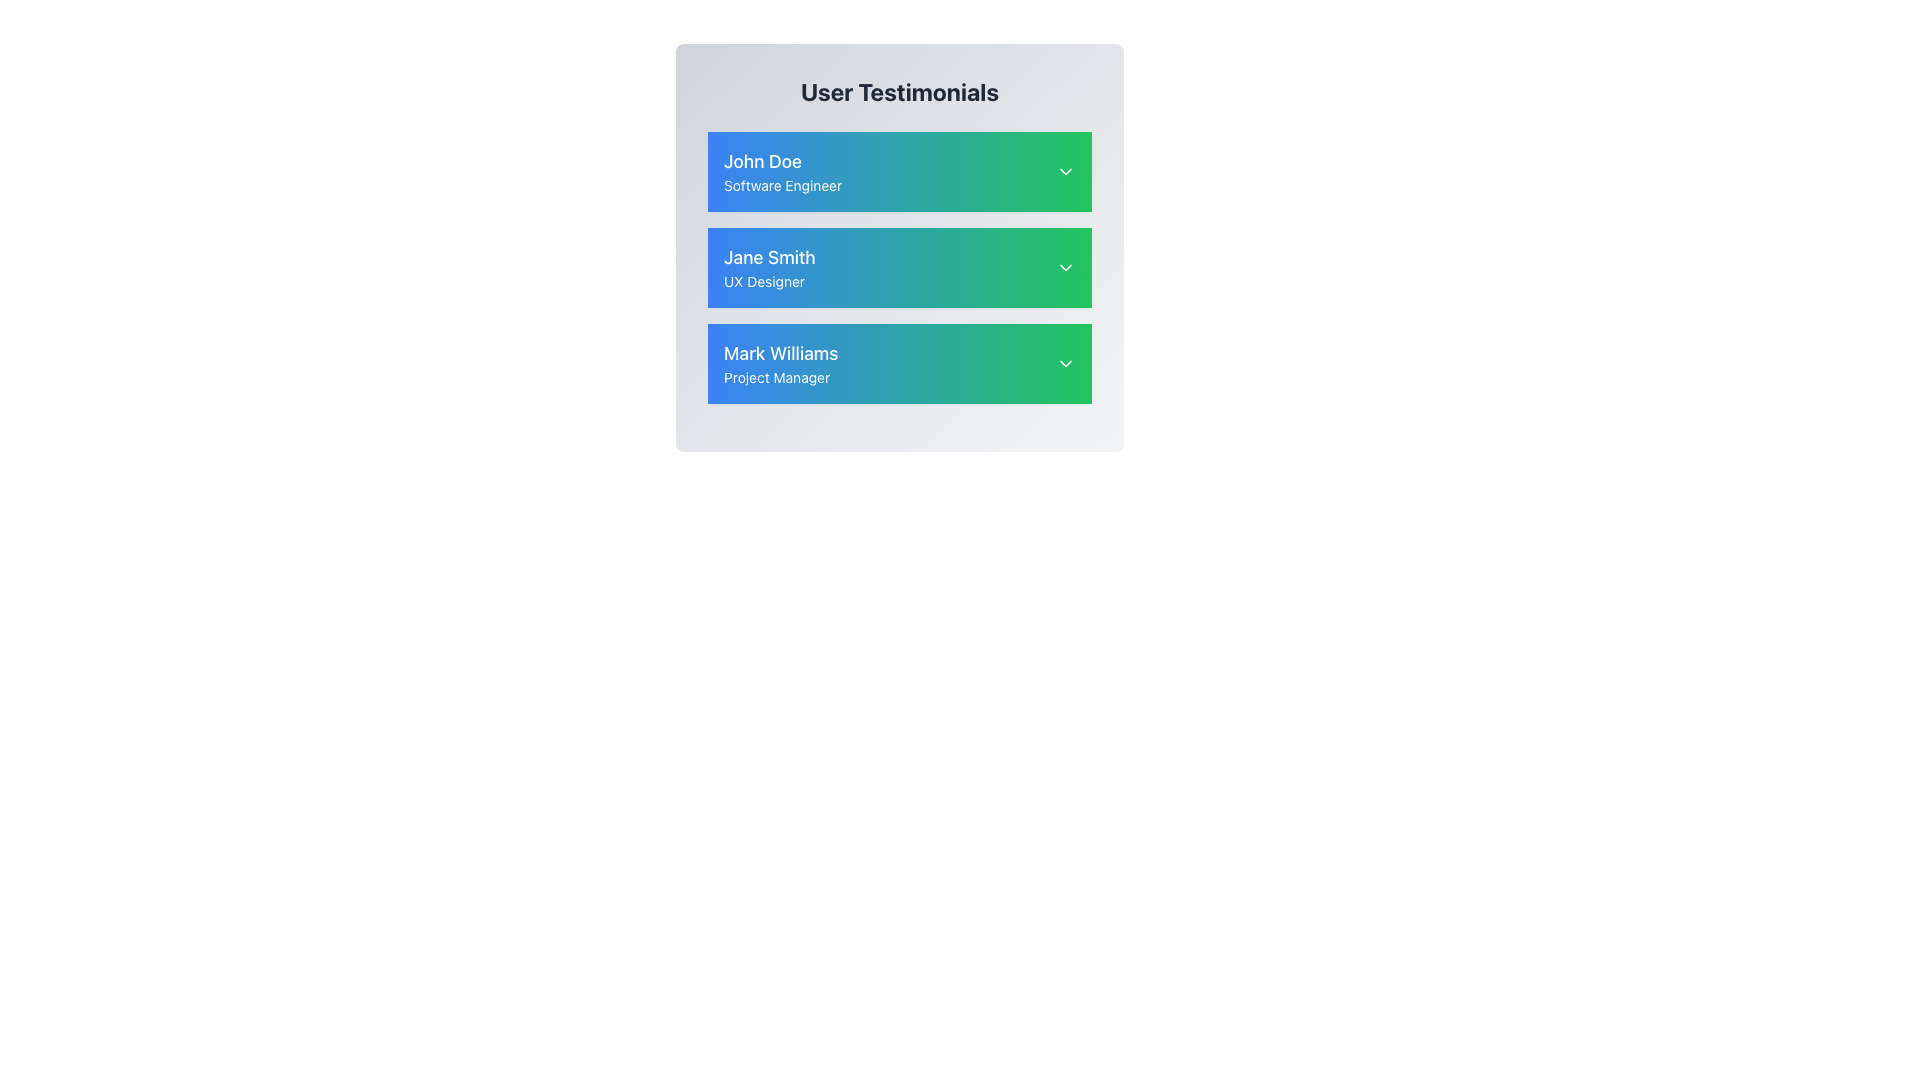 Image resolution: width=1920 pixels, height=1080 pixels. What do you see at coordinates (1064, 266) in the screenshot?
I see `the Dropdown Indicator Icon, which is a downward-facing chevron icon located in the Jane Smith section of user testimonials` at bounding box center [1064, 266].